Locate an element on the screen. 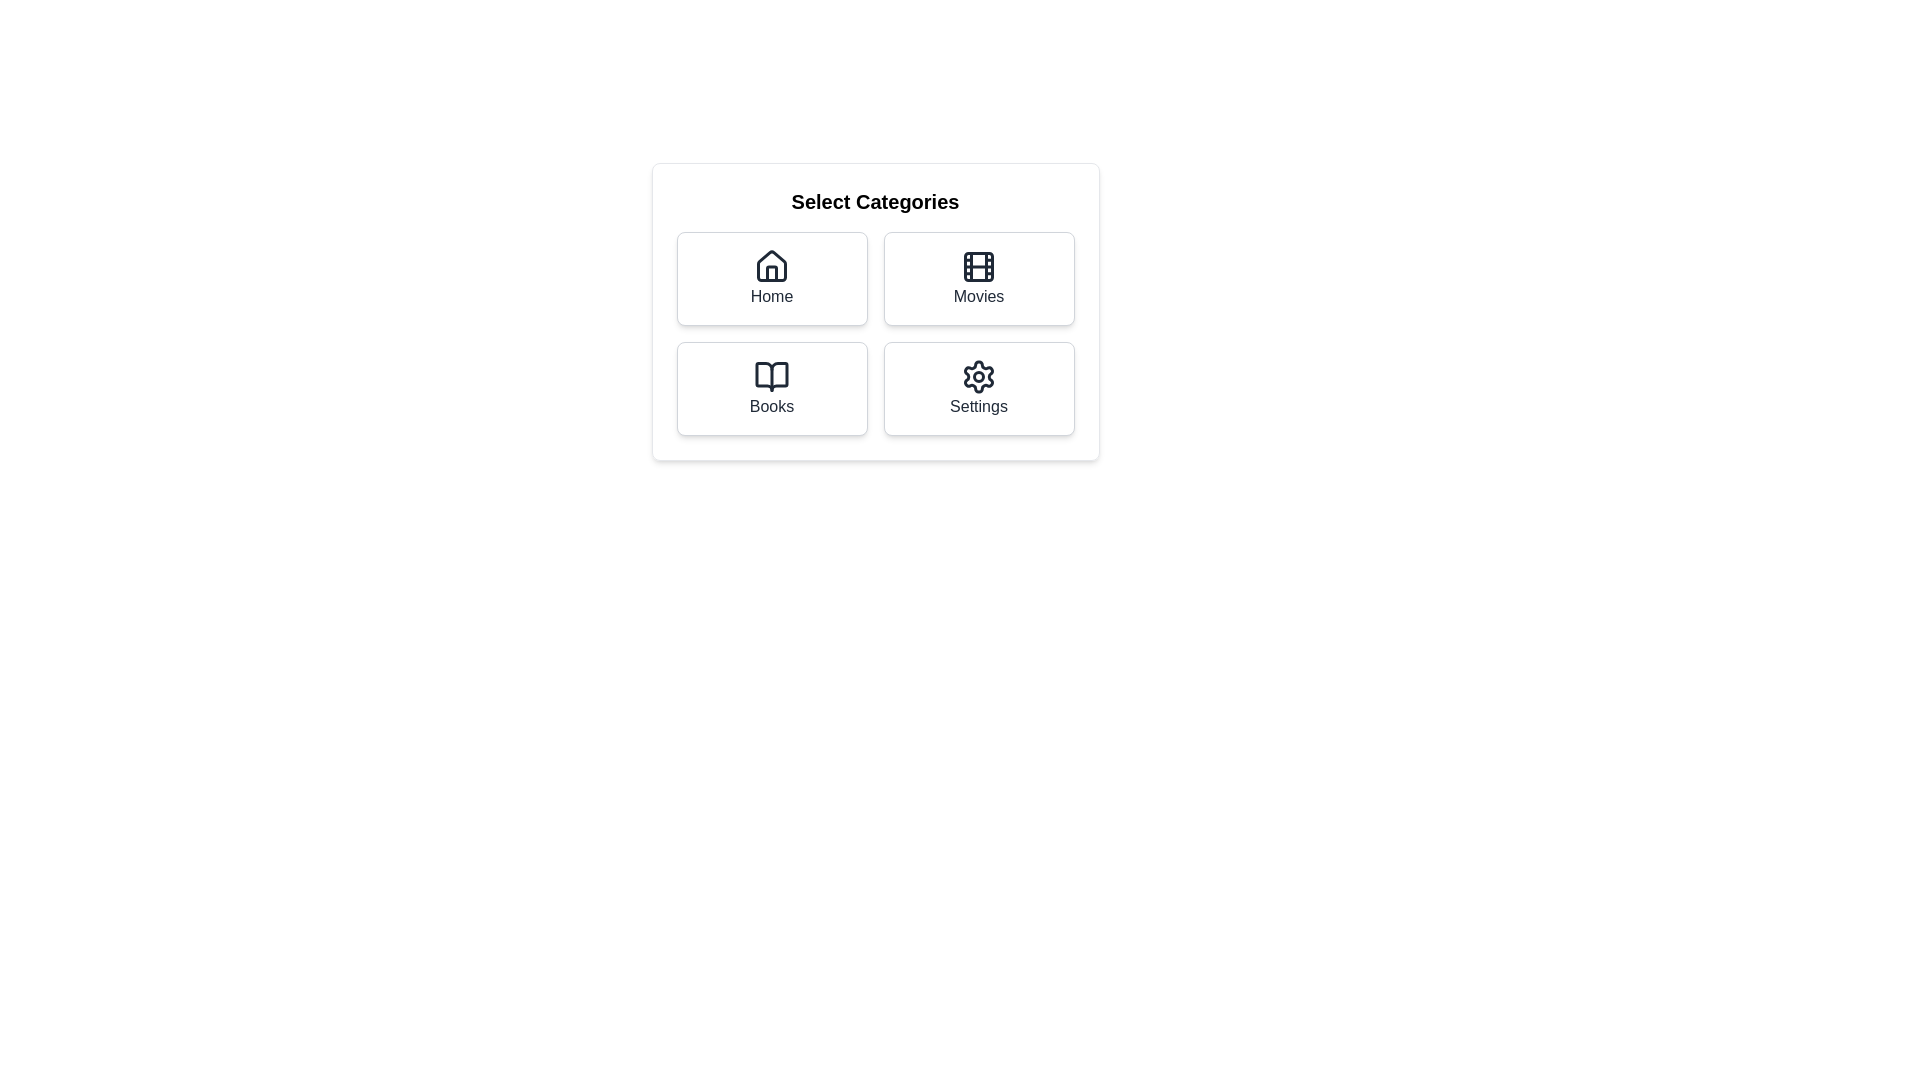 This screenshot has width=1920, height=1080. the category Movies is located at coordinates (979, 278).